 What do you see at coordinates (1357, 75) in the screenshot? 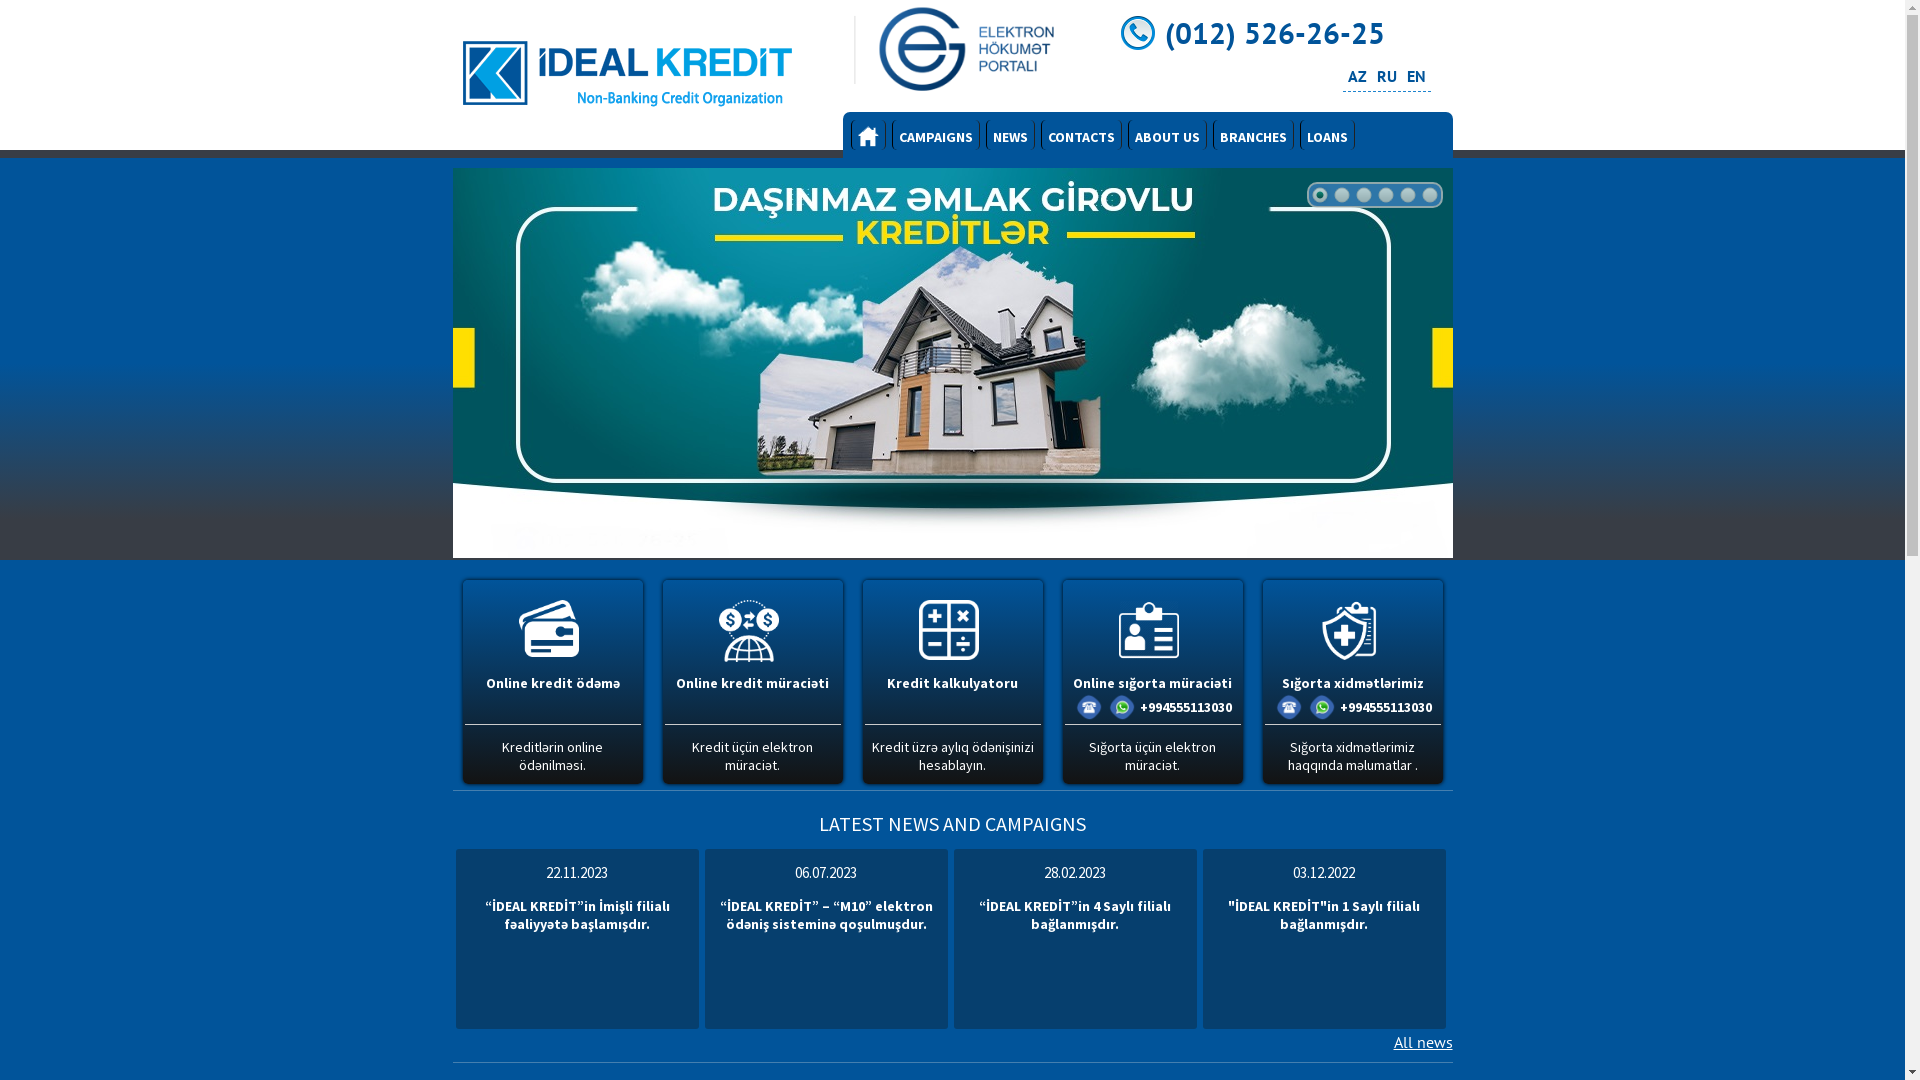
I see `'AZ'` at bounding box center [1357, 75].